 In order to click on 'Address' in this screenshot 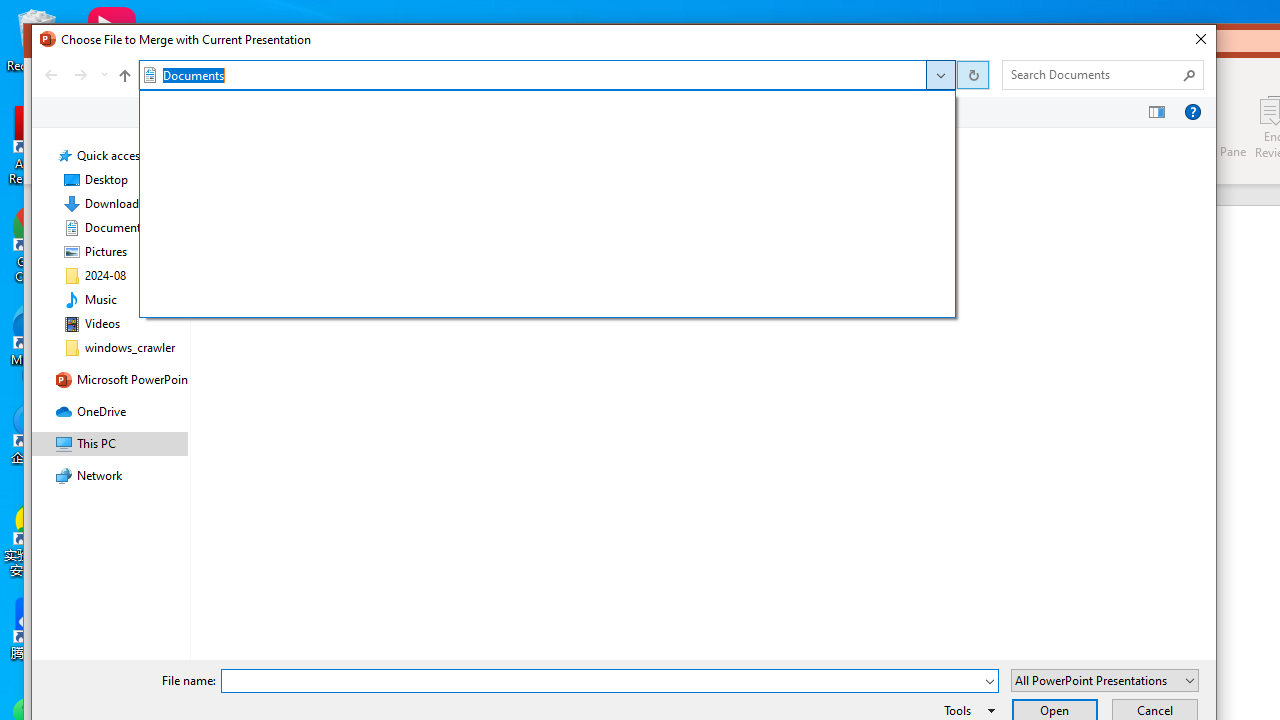, I will do `click(542, 74)`.